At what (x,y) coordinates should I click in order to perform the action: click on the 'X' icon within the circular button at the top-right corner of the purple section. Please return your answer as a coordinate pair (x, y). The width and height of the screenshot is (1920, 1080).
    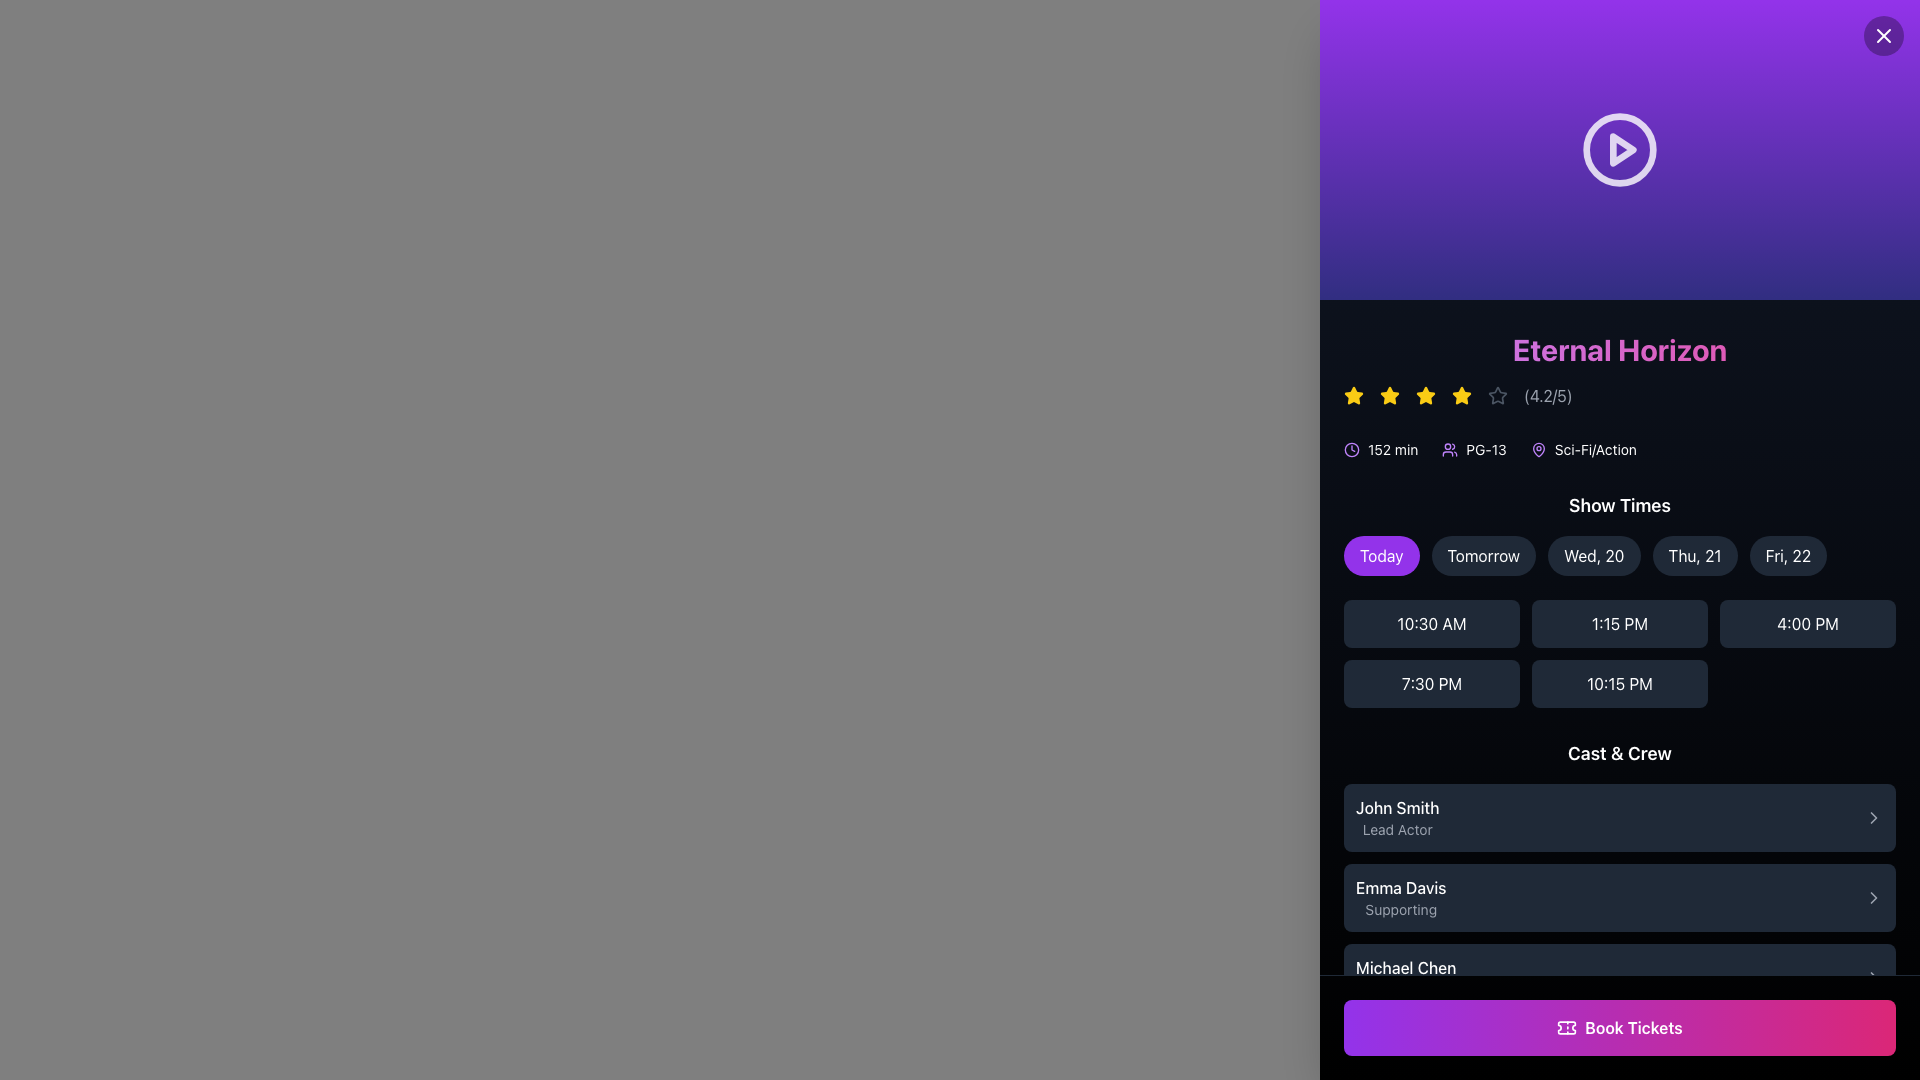
    Looking at the image, I should click on (1882, 35).